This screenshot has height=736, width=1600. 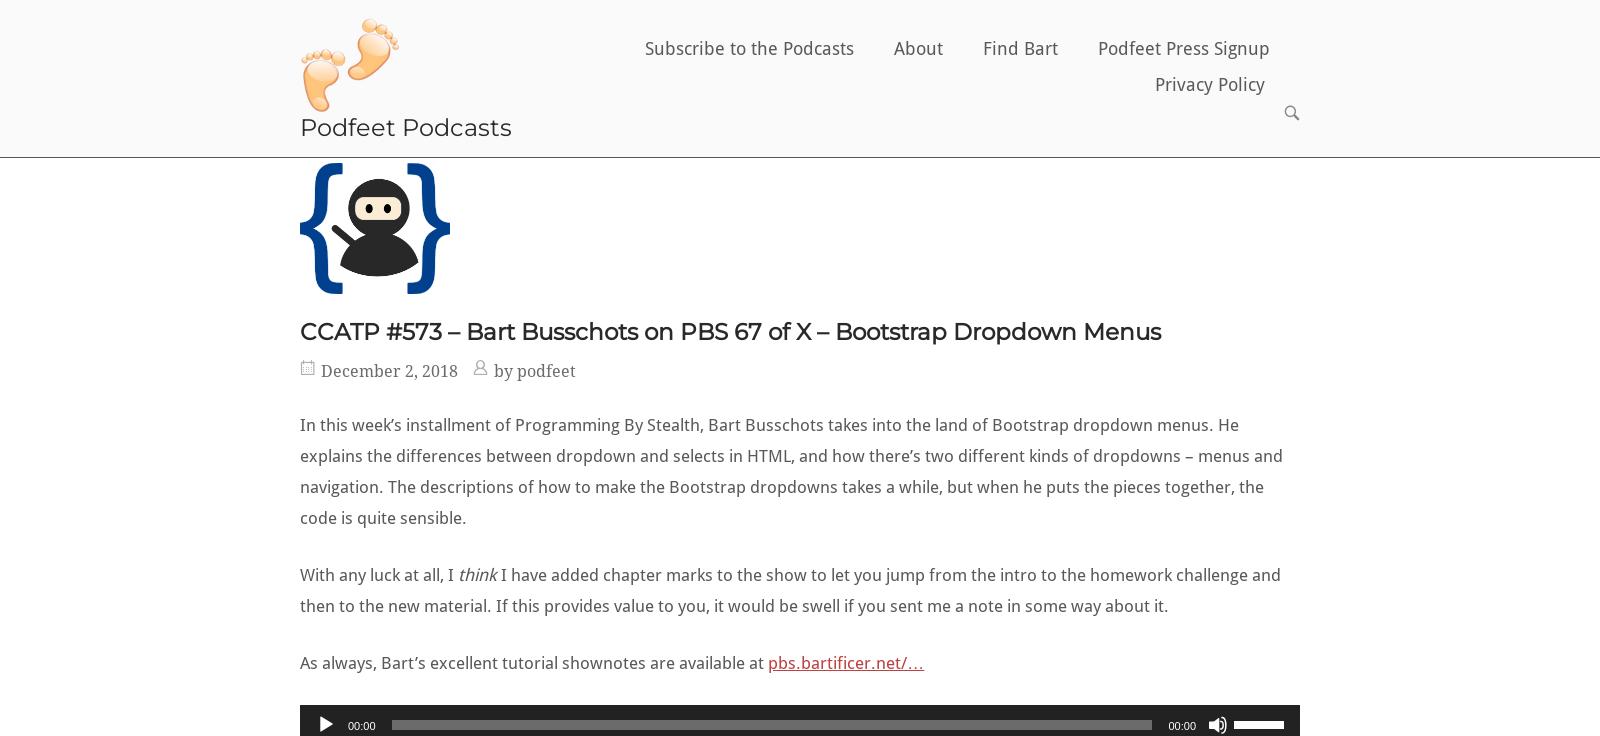 What do you see at coordinates (917, 47) in the screenshot?
I see `'About'` at bounding box center [917, 47].